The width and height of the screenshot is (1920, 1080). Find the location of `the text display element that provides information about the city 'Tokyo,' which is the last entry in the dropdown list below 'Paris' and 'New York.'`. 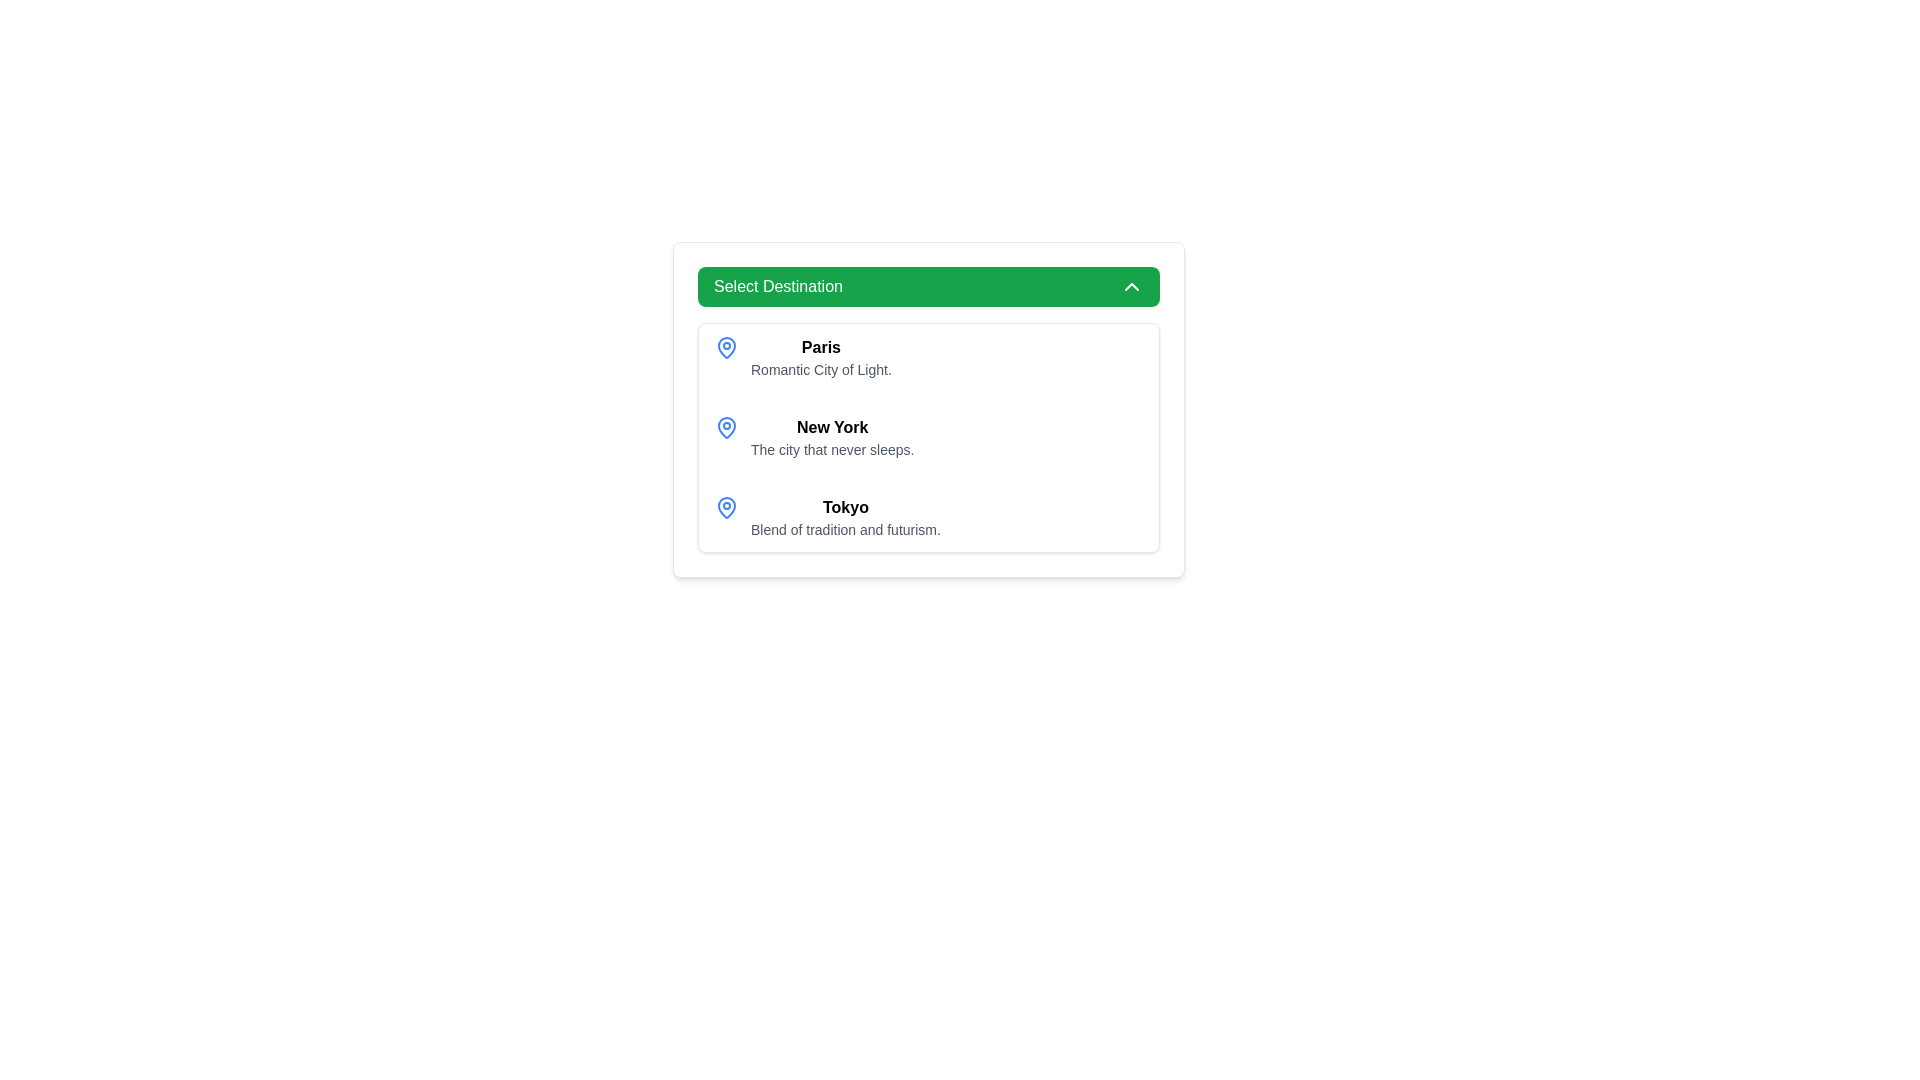

the text display element that provides information about the city 'Tokyo,' which is the last entry in the dropdown list below 'Paris' and 'New York.' is located at coordinates (845, 516).